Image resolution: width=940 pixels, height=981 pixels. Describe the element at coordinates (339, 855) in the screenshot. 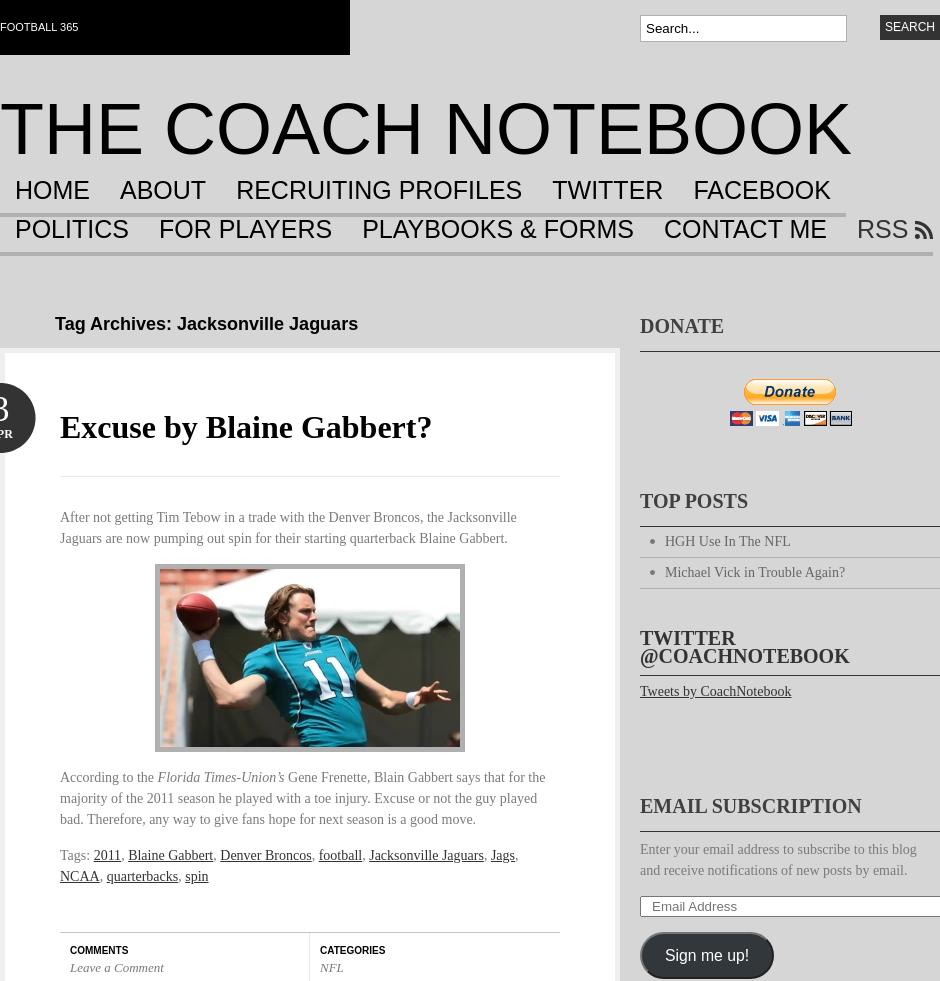

I see `'football'` at that location.